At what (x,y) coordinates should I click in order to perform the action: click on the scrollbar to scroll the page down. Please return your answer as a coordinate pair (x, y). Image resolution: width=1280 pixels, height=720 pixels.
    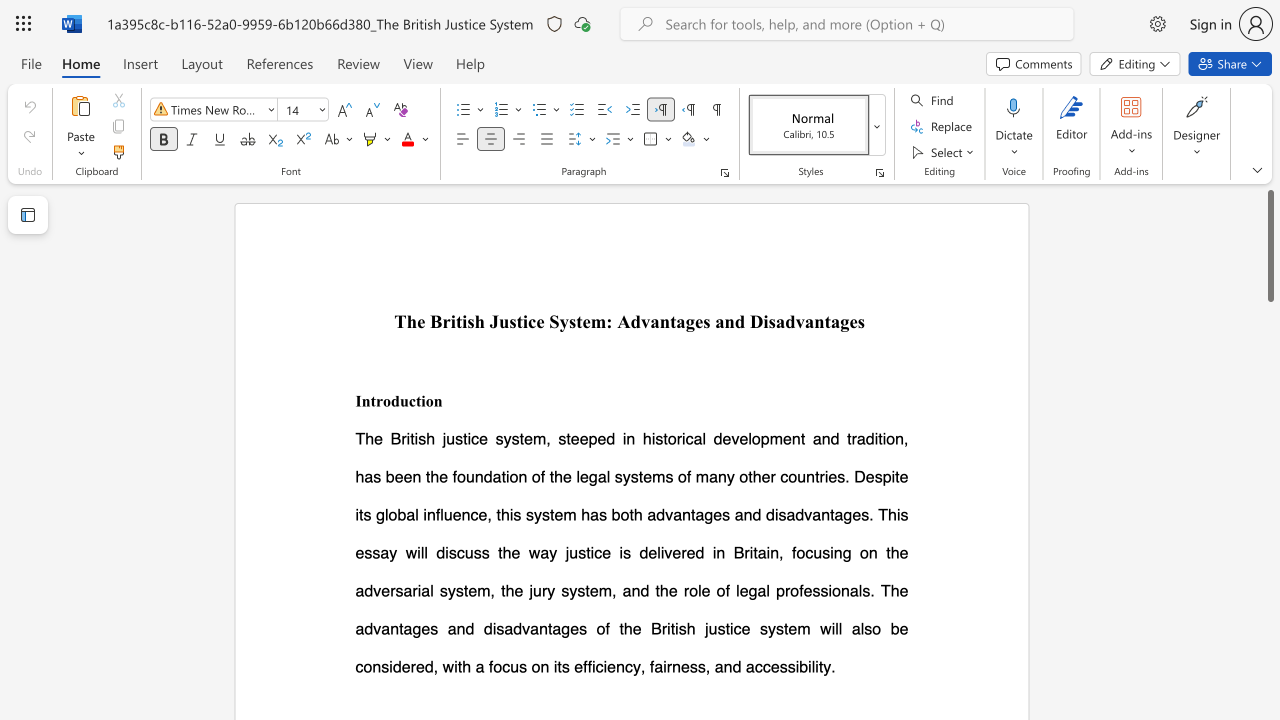
    Looking at the image, I should click on (1269, 688).